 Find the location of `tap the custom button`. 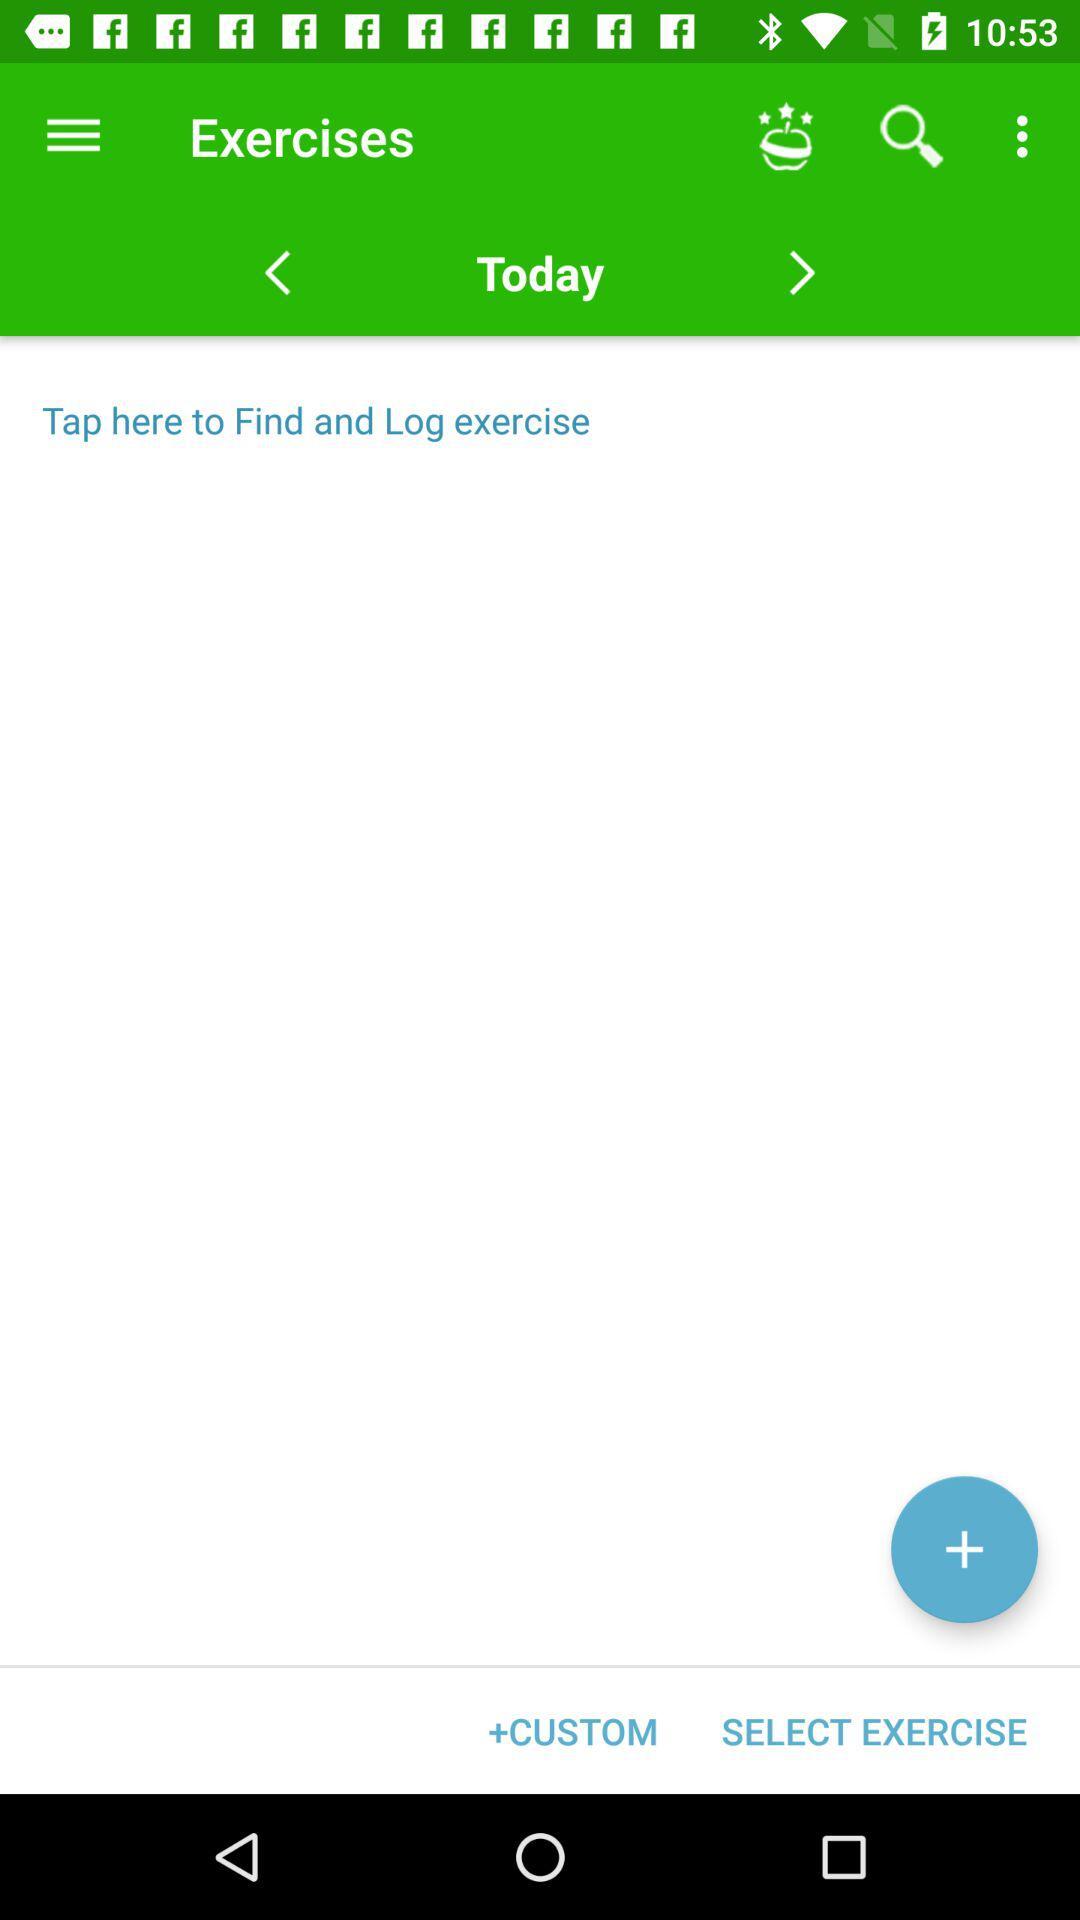

tap the custom button is located at coordinates (573, 1730).